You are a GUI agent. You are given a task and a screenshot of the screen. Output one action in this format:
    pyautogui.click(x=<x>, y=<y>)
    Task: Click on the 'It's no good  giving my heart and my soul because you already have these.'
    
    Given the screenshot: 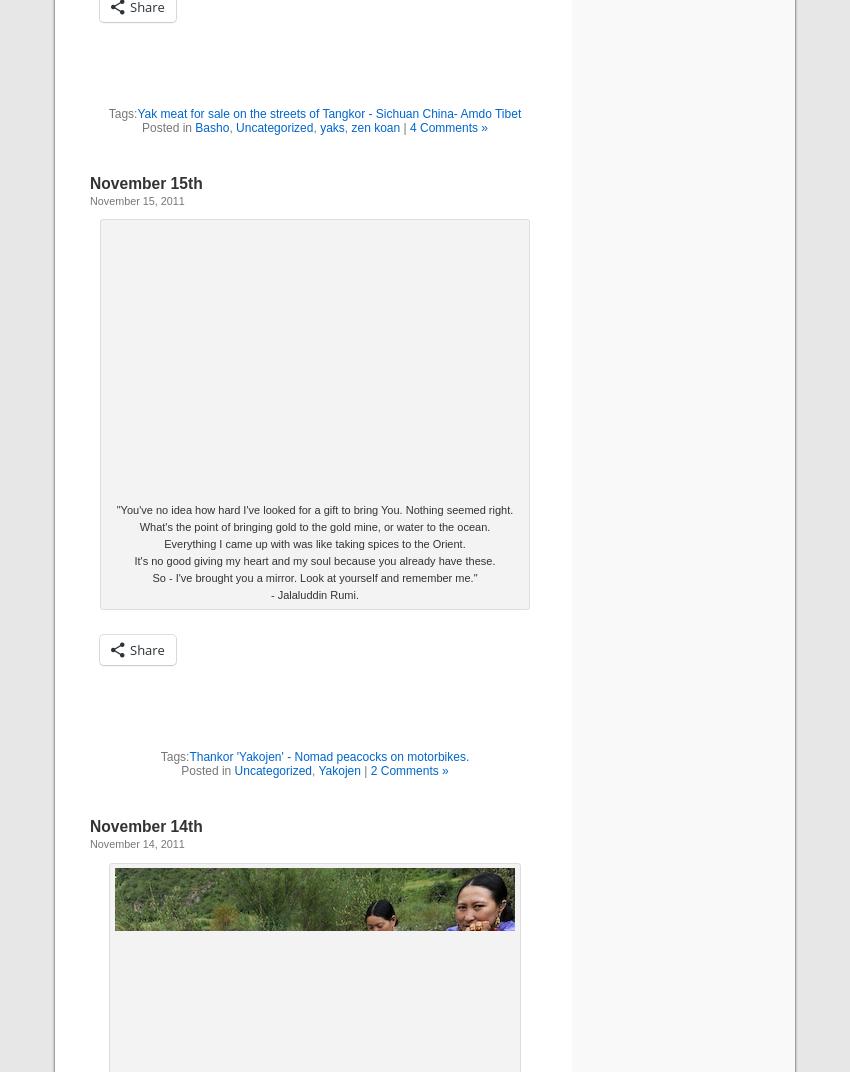 What is the action you would take?
    pyautogui.click(x=133, y=559)
    